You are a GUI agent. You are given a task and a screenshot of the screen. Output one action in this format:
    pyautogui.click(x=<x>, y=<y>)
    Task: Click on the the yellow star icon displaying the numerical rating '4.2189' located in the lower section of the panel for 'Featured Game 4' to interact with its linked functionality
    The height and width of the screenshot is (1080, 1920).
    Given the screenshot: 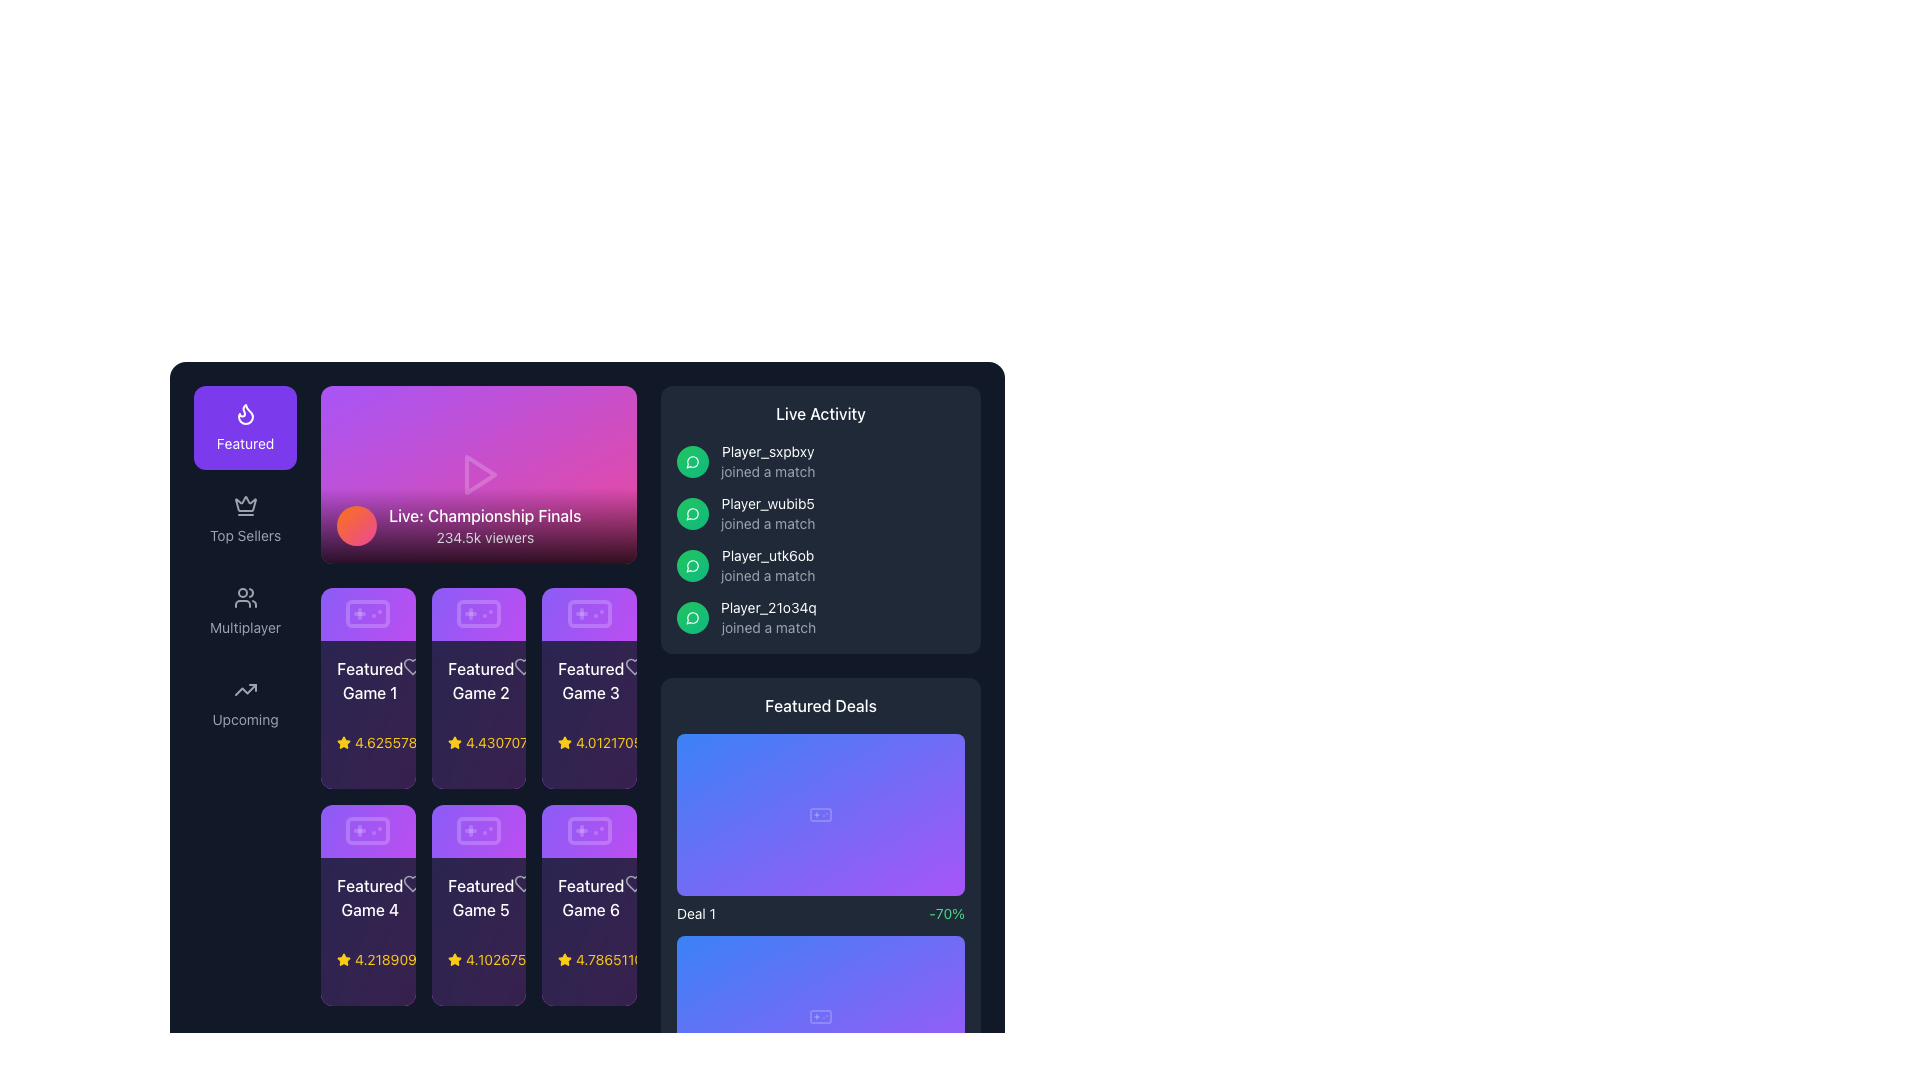 What is the action you would take?
    pyautogui.click(x=368, y=959)
    